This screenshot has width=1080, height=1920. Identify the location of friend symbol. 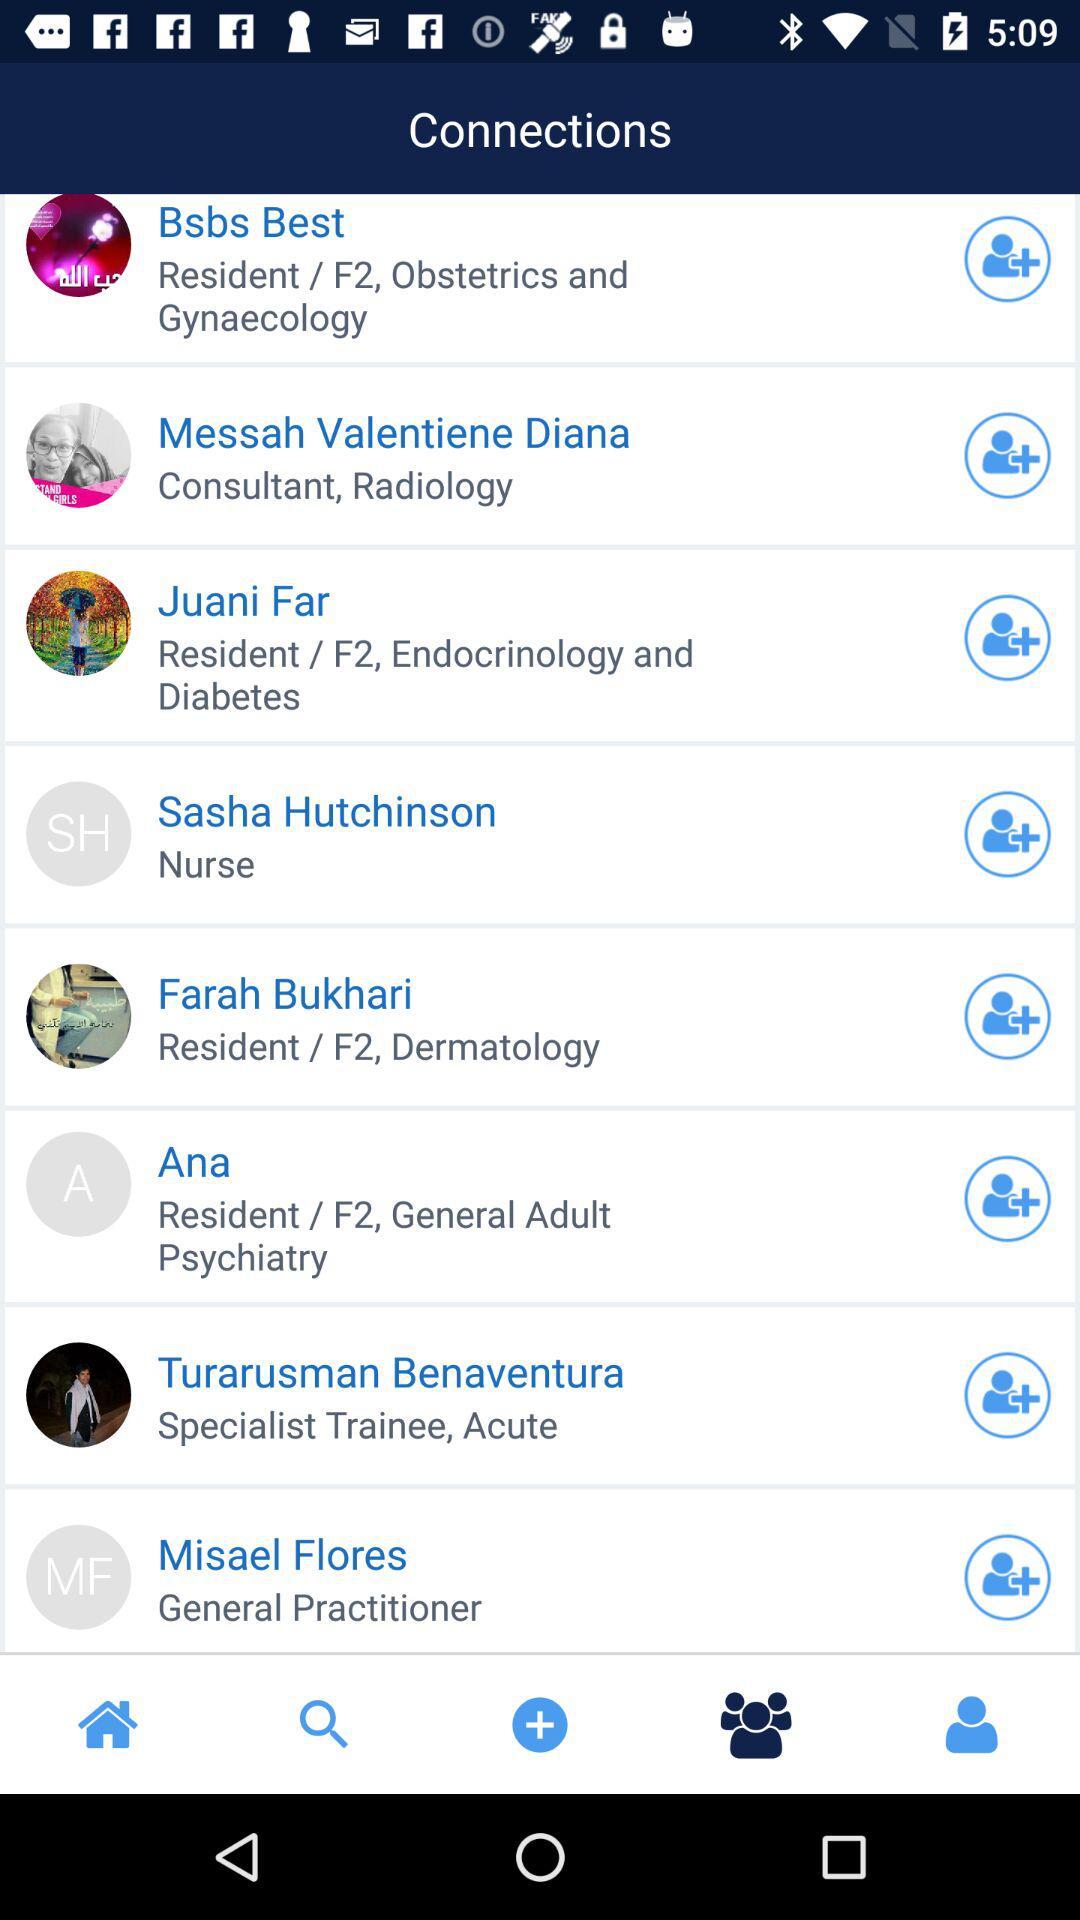
(1007, 454).